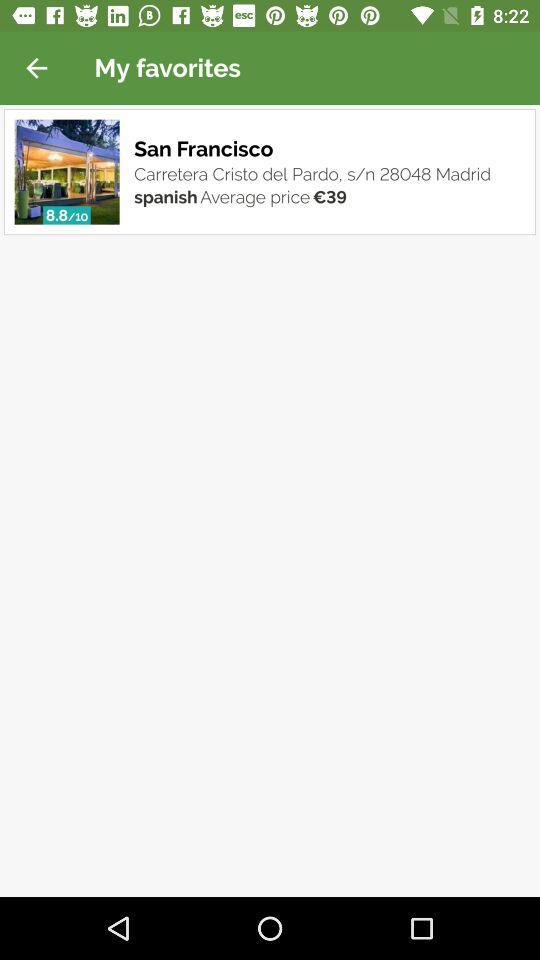  I want to click on spanish icon, so click(164, 195).